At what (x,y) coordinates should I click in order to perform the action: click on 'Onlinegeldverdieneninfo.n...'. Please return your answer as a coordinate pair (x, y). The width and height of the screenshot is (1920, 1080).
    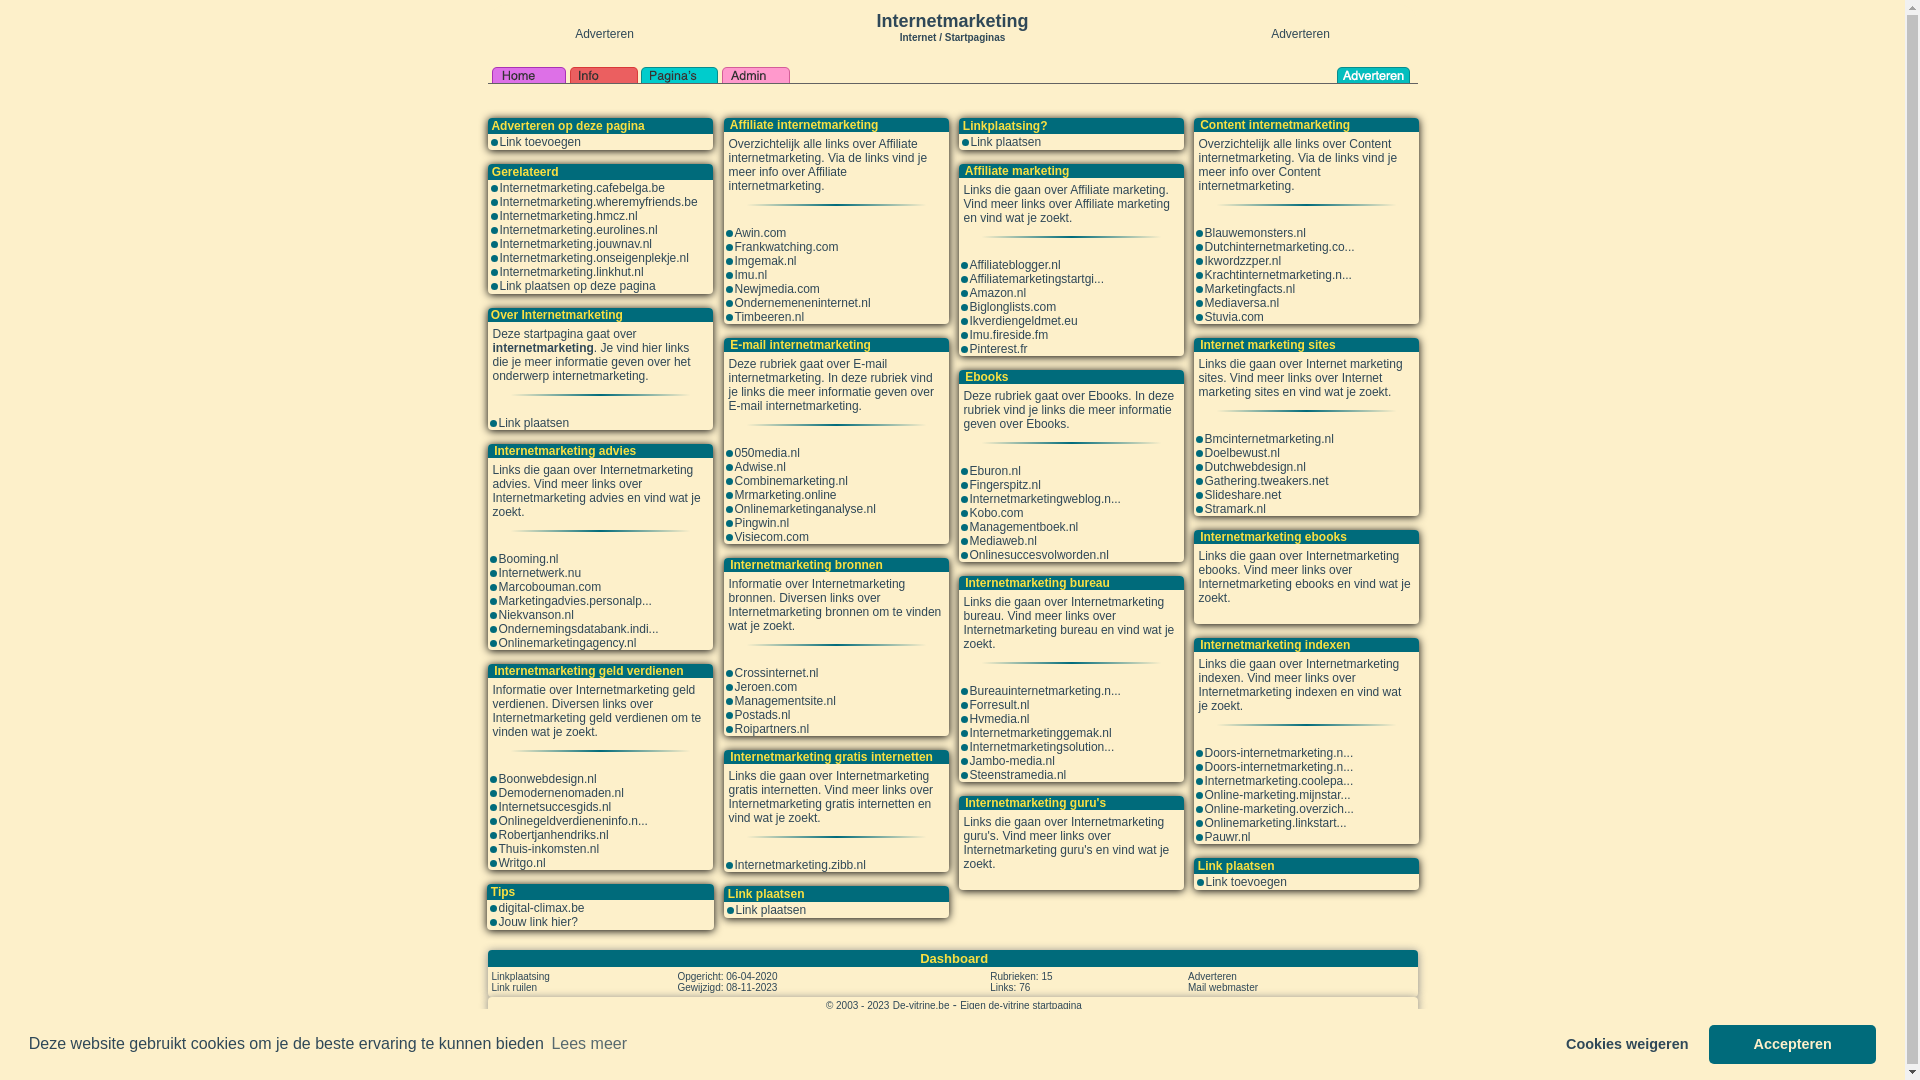
    Looking at the image, I should click on (571, 821).